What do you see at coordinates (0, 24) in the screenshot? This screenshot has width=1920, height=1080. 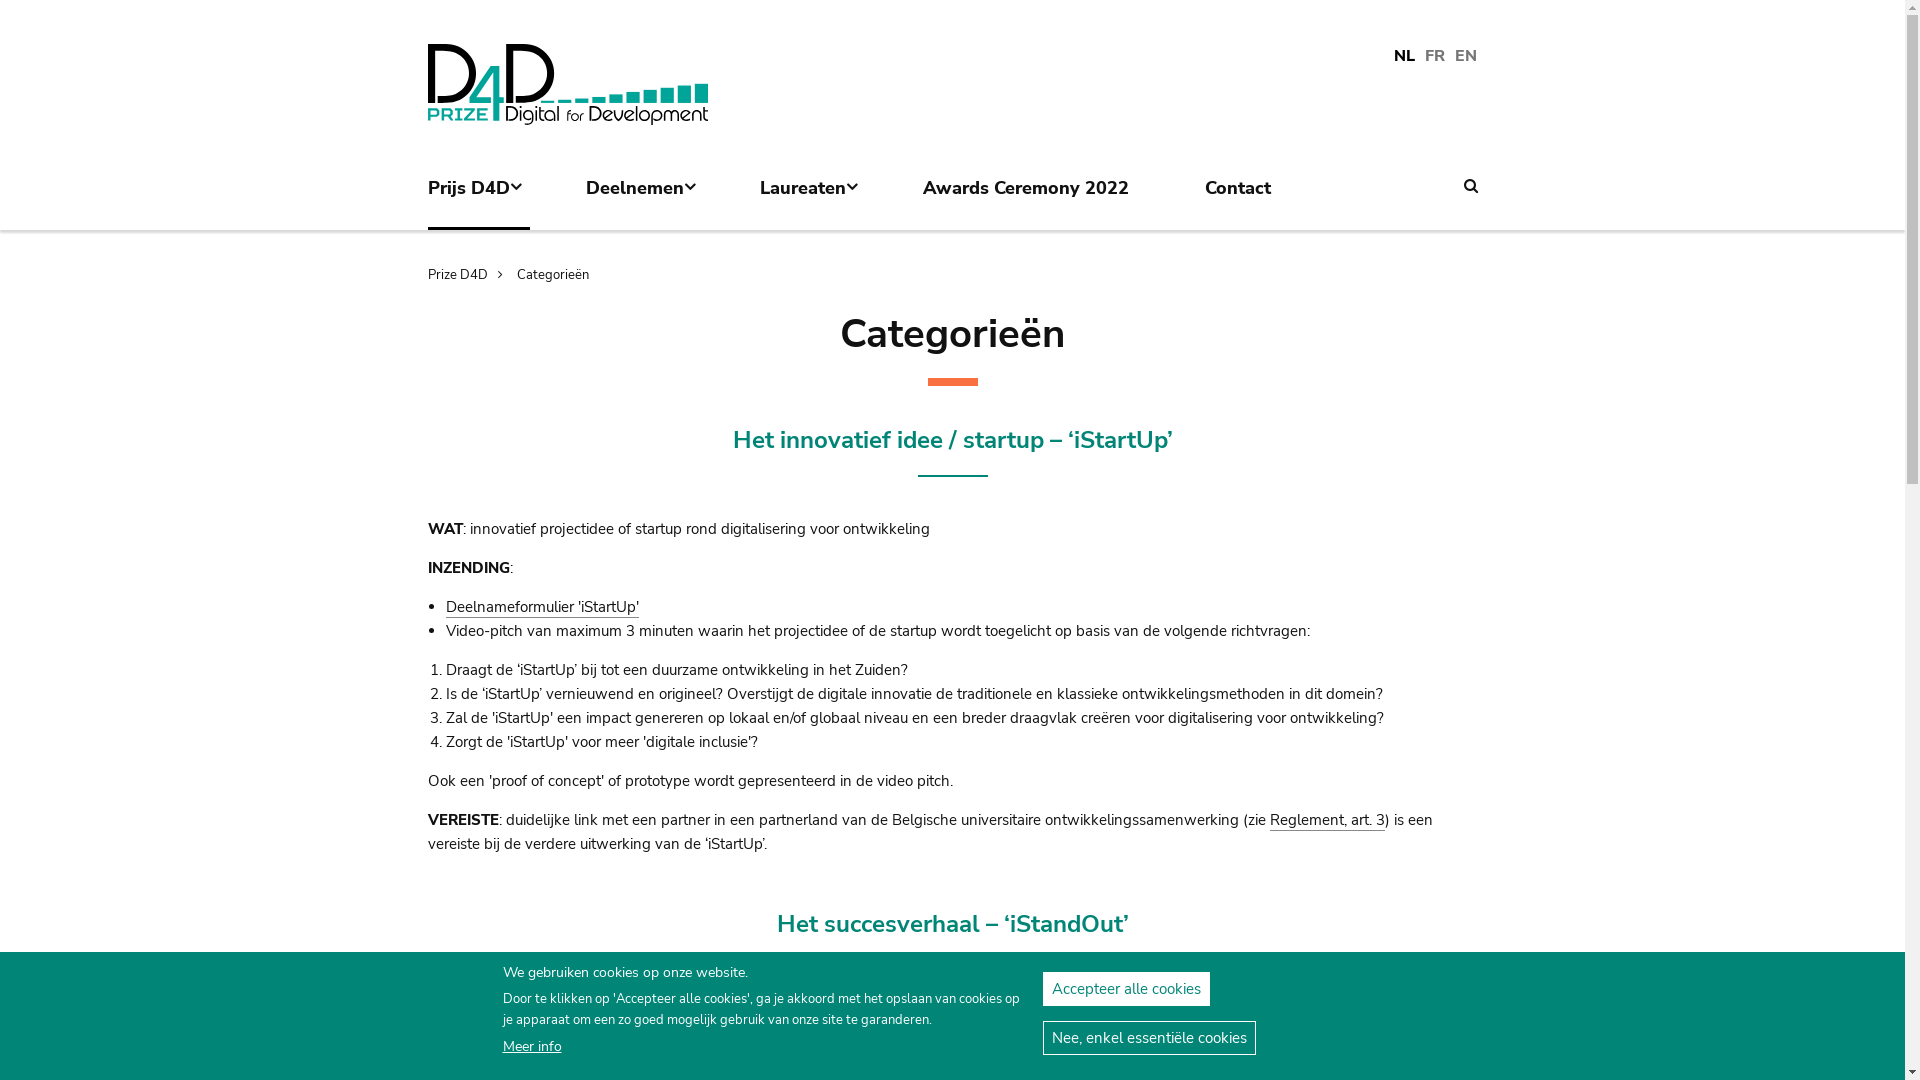 I see `'Skip to main content'` at bounding box center [0, 24].